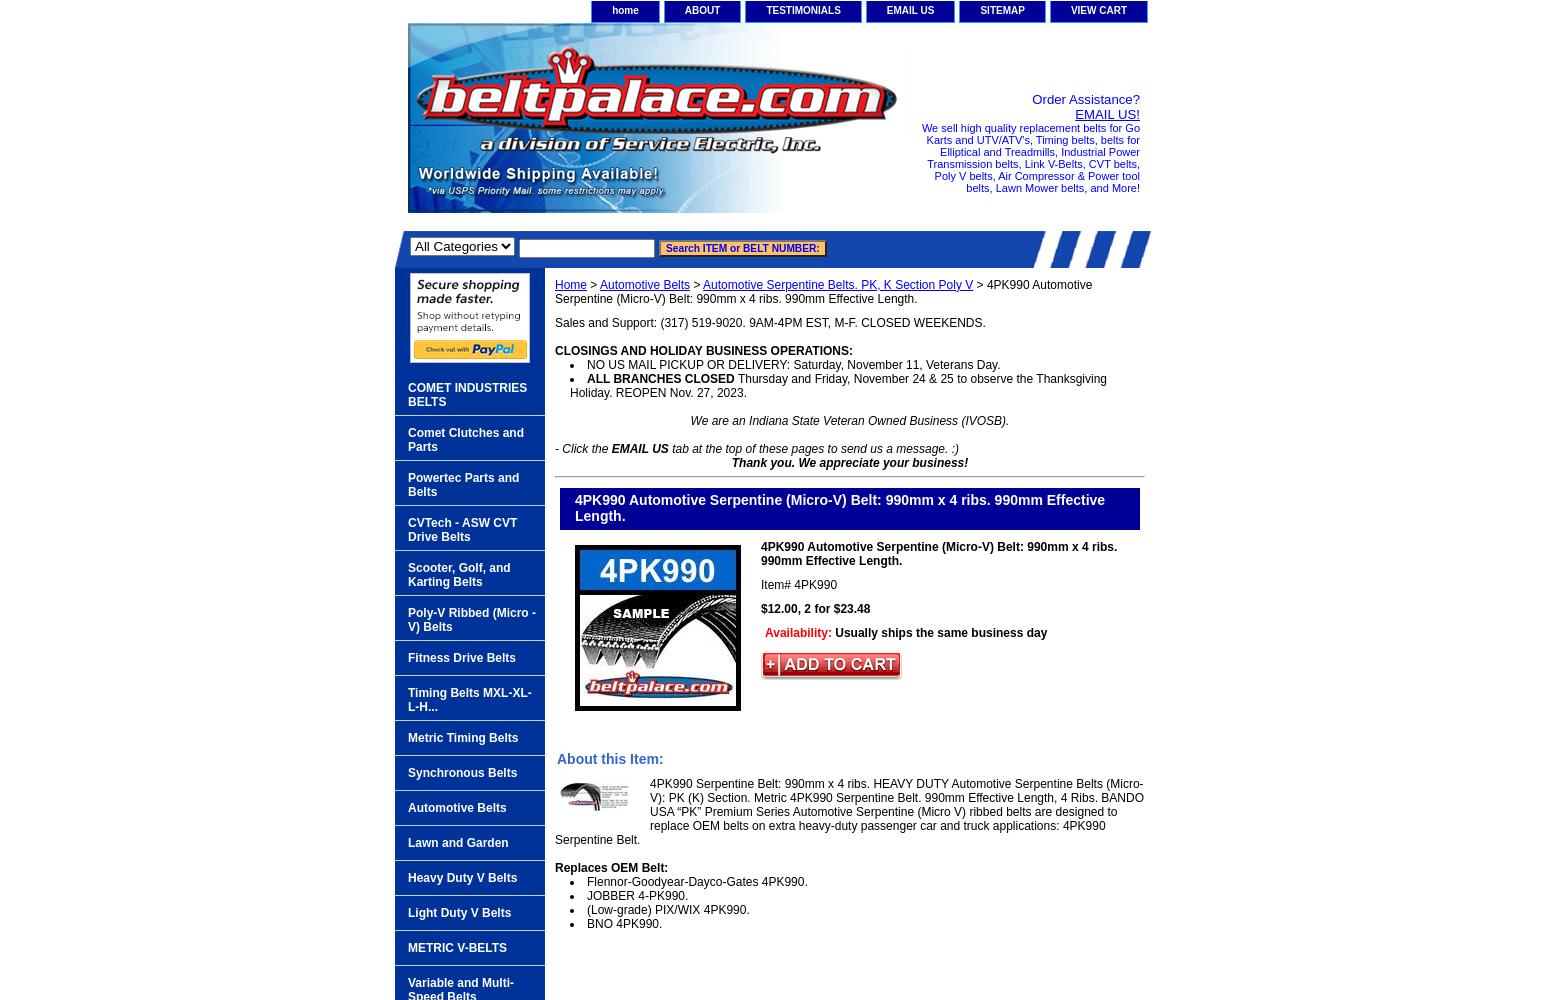  What do you see at coordinates (814, 607) in the screenshot?
I see `'$12.00, 2 for $23.48'` at bounding box center [814, 607].